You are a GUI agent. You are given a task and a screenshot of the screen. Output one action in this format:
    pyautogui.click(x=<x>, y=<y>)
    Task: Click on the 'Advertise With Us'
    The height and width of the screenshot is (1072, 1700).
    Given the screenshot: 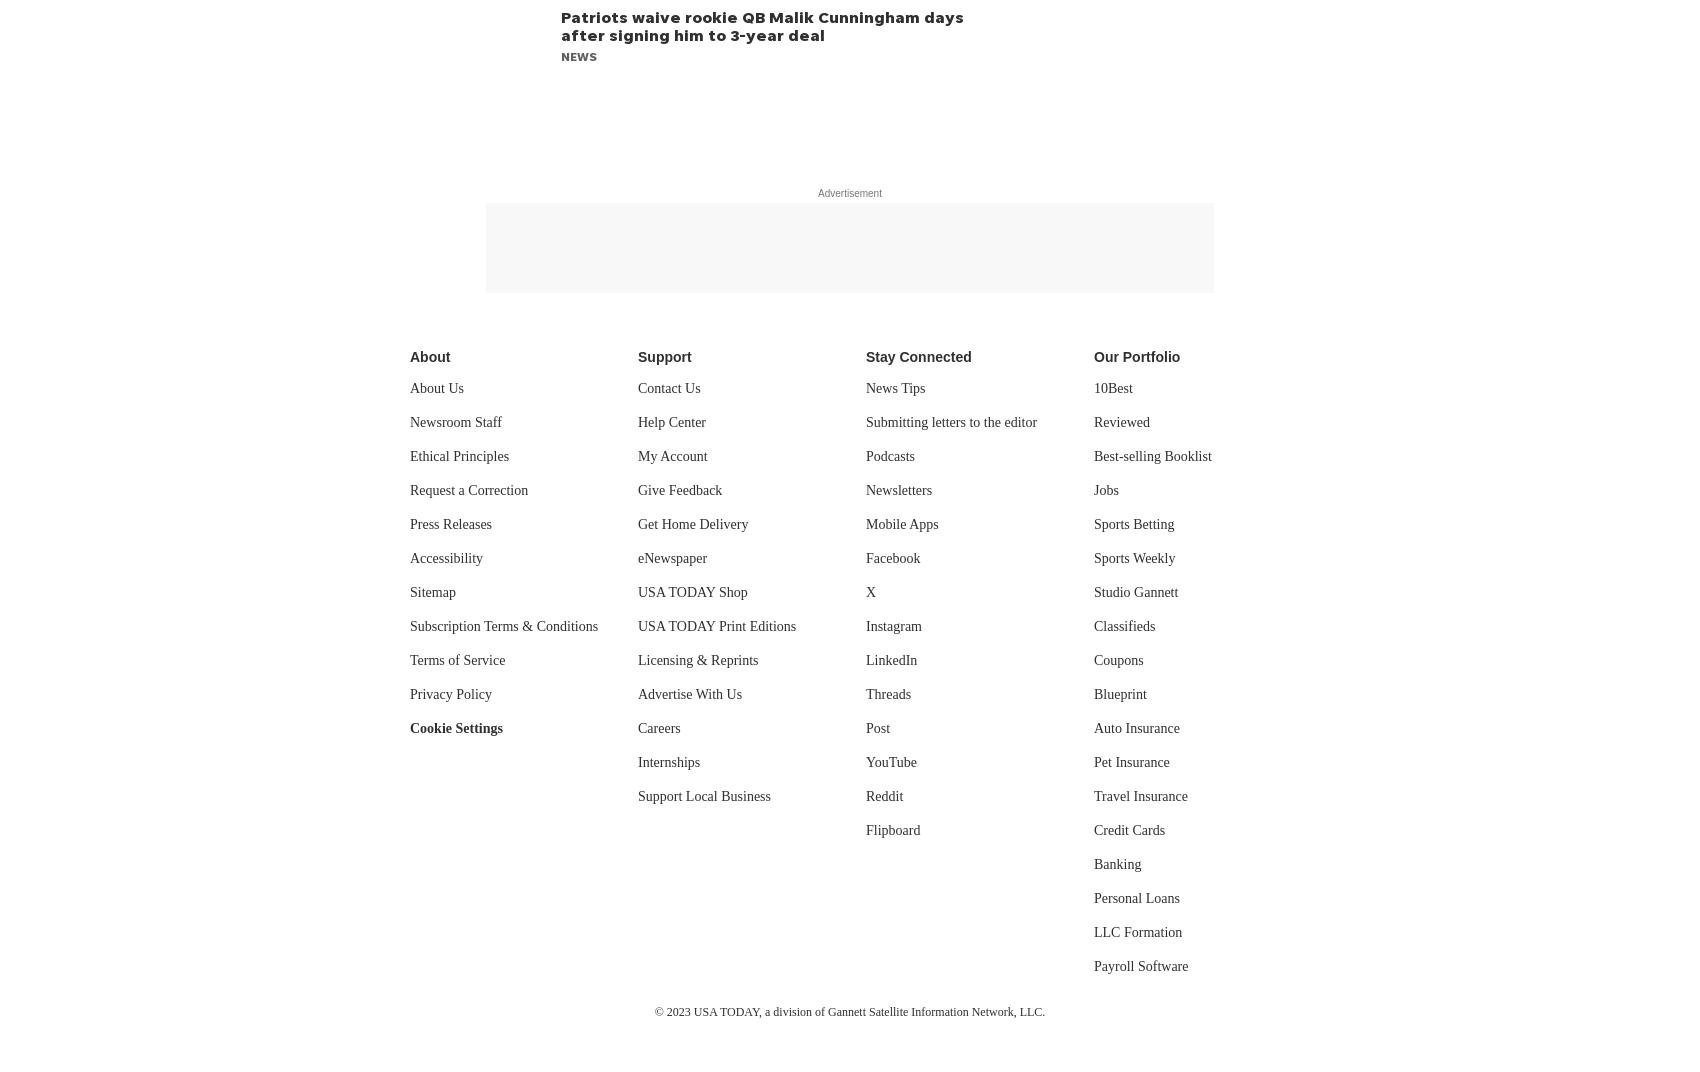 What is the action you would take?
    pyautogui.click(x=690, y=693)
    